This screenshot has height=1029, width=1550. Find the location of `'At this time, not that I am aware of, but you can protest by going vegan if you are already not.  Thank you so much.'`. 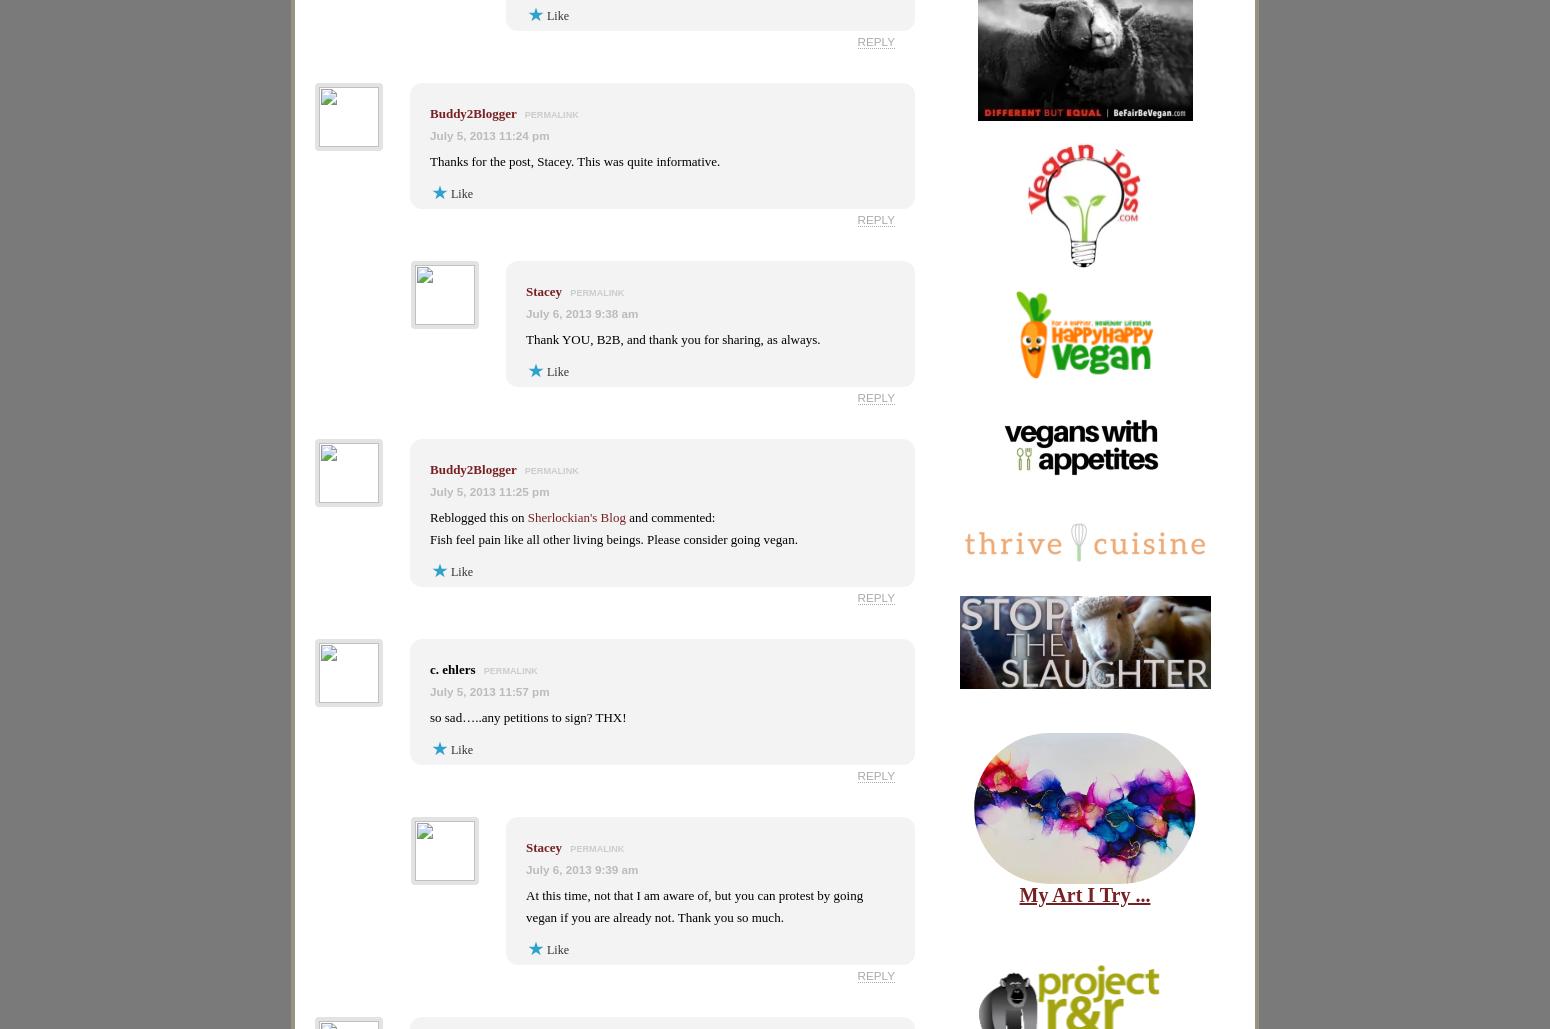

'At this time, not that I am aware of, but you can protest by going vegan if you are already not.  Thank you so much.' is located at coordinates (525, 906).